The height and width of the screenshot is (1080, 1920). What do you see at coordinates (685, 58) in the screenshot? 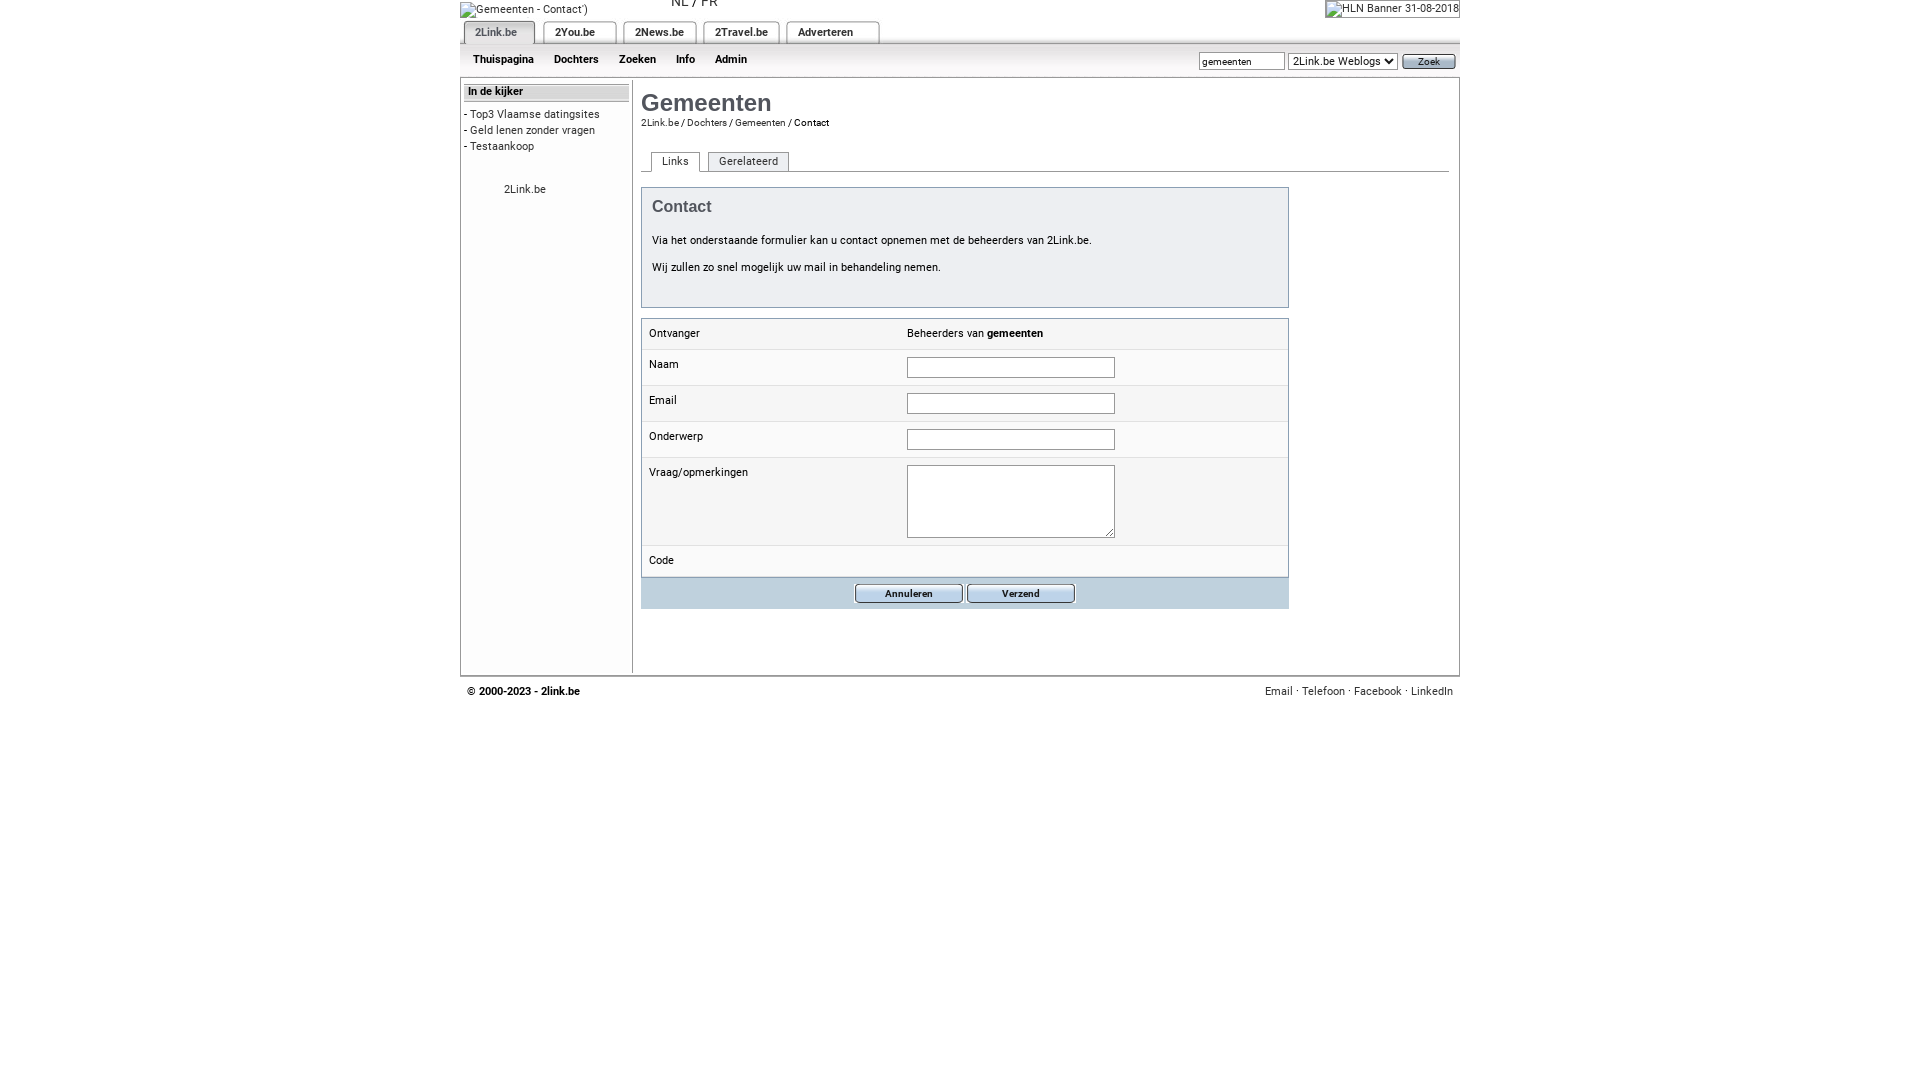
I see `'Info'` at bounding box center [685, 58].